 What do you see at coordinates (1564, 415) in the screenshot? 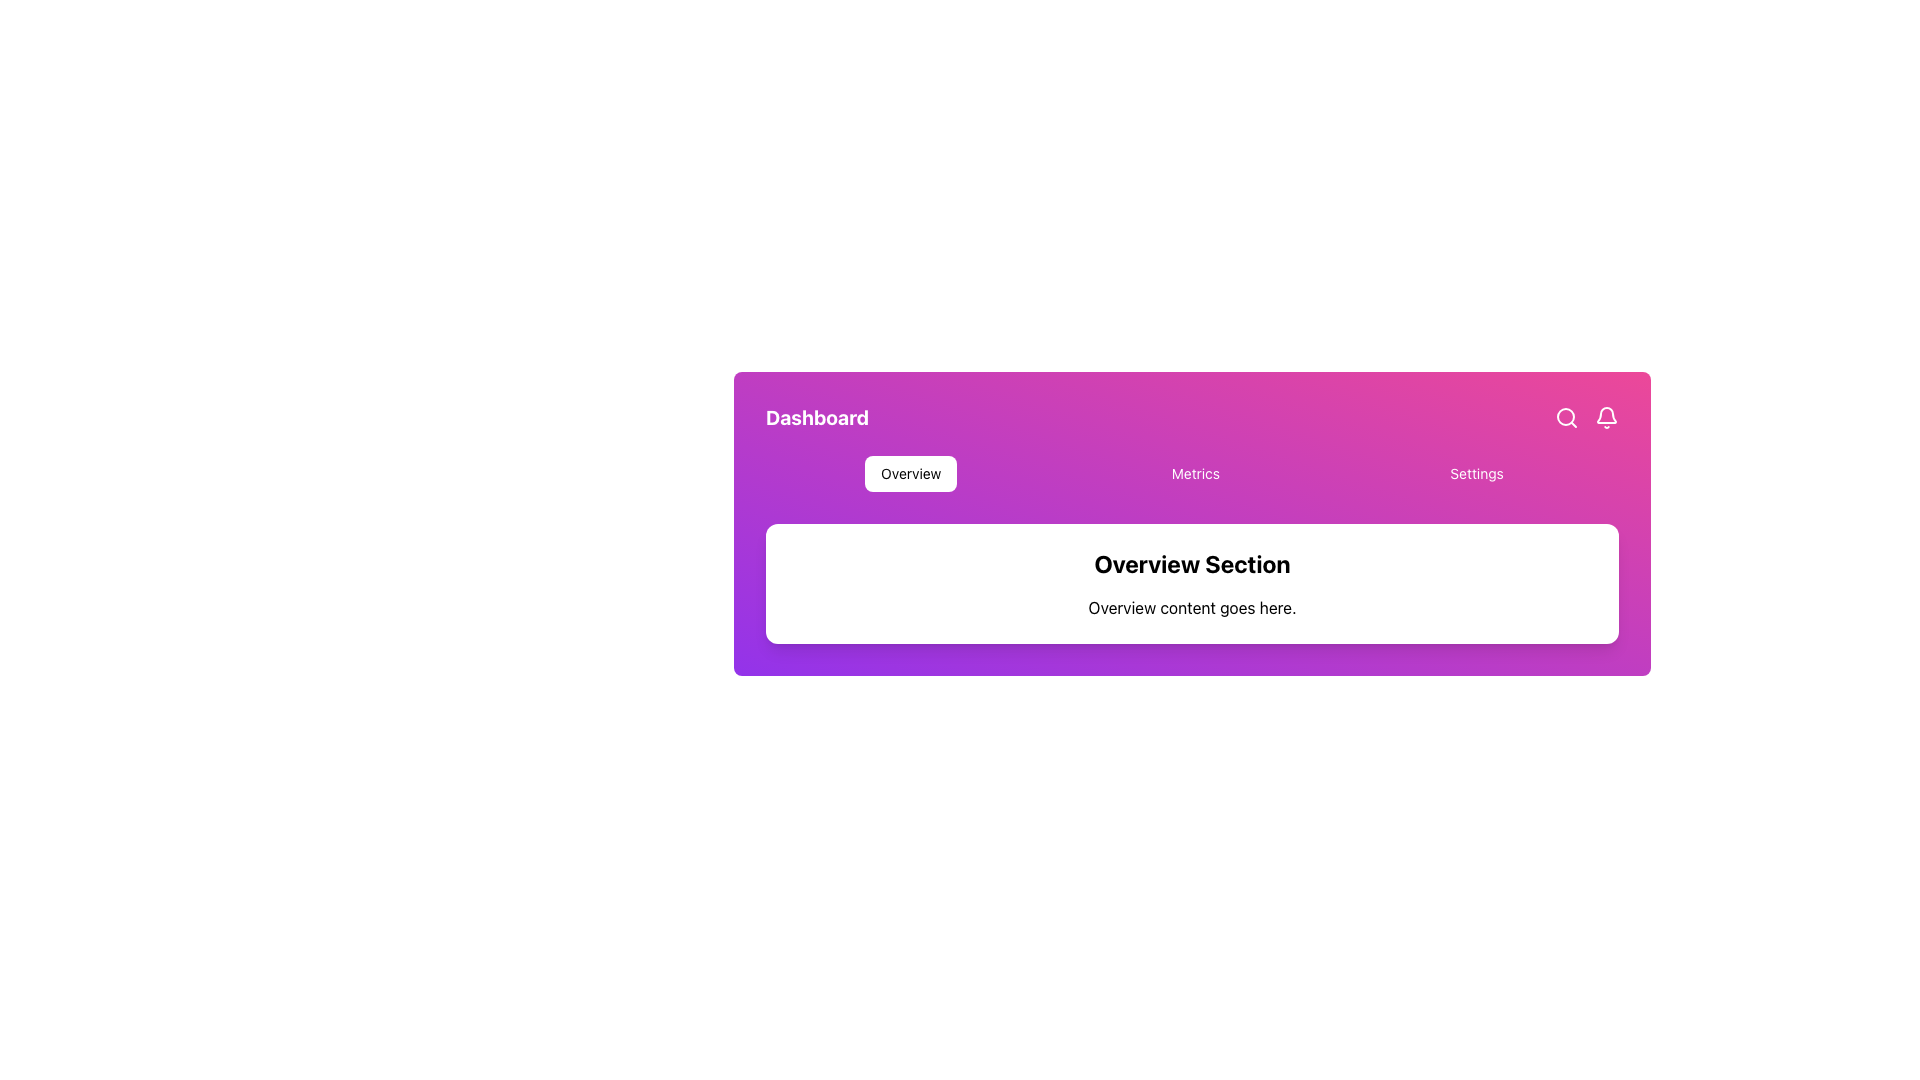
I see `the circular SVG element that is part of the magnifying glass icon located in the top-right corner of the interface` at bounding box center [1564, 415].